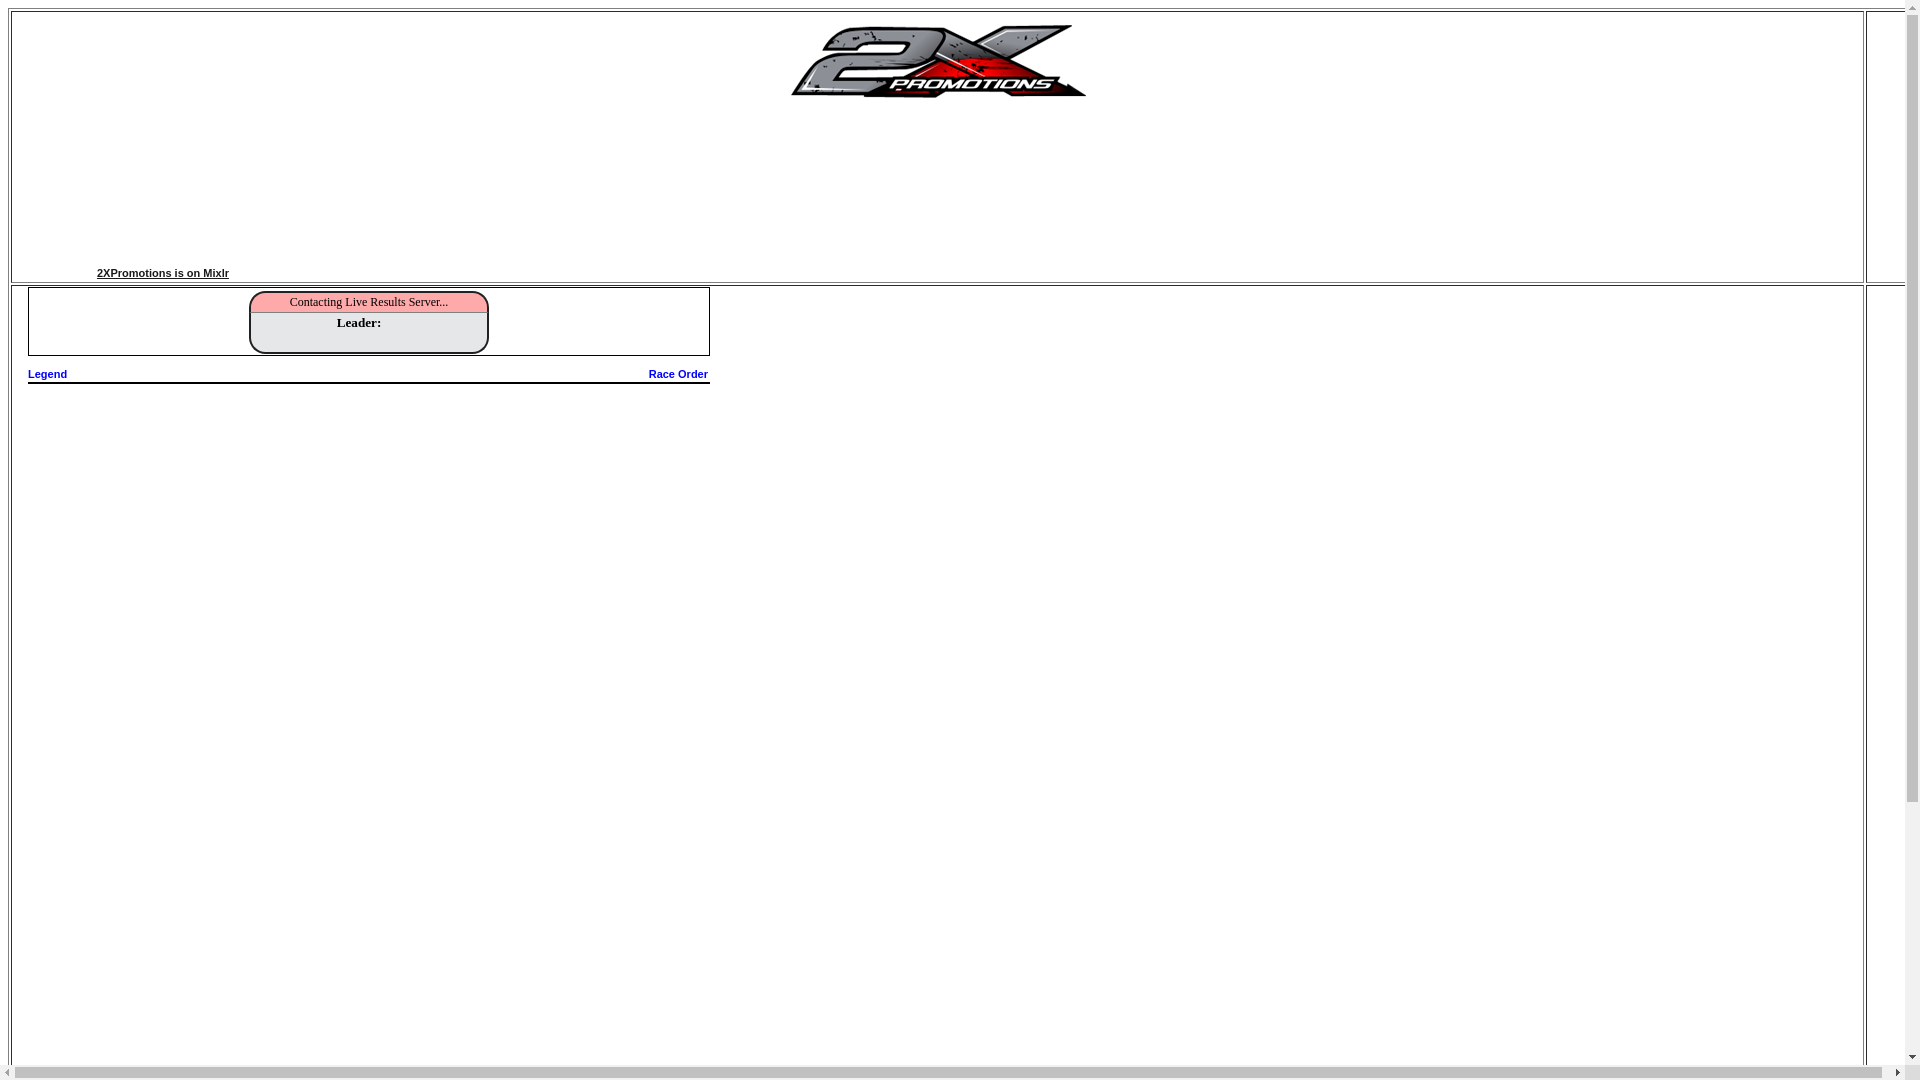 Image resolution: width=1920 pixels, height=1080 pixels. What do you see at coordinates (936, 57) in the screenshot?
I see `'2X PROMOTIONS'` at bounding box center [936, 57].